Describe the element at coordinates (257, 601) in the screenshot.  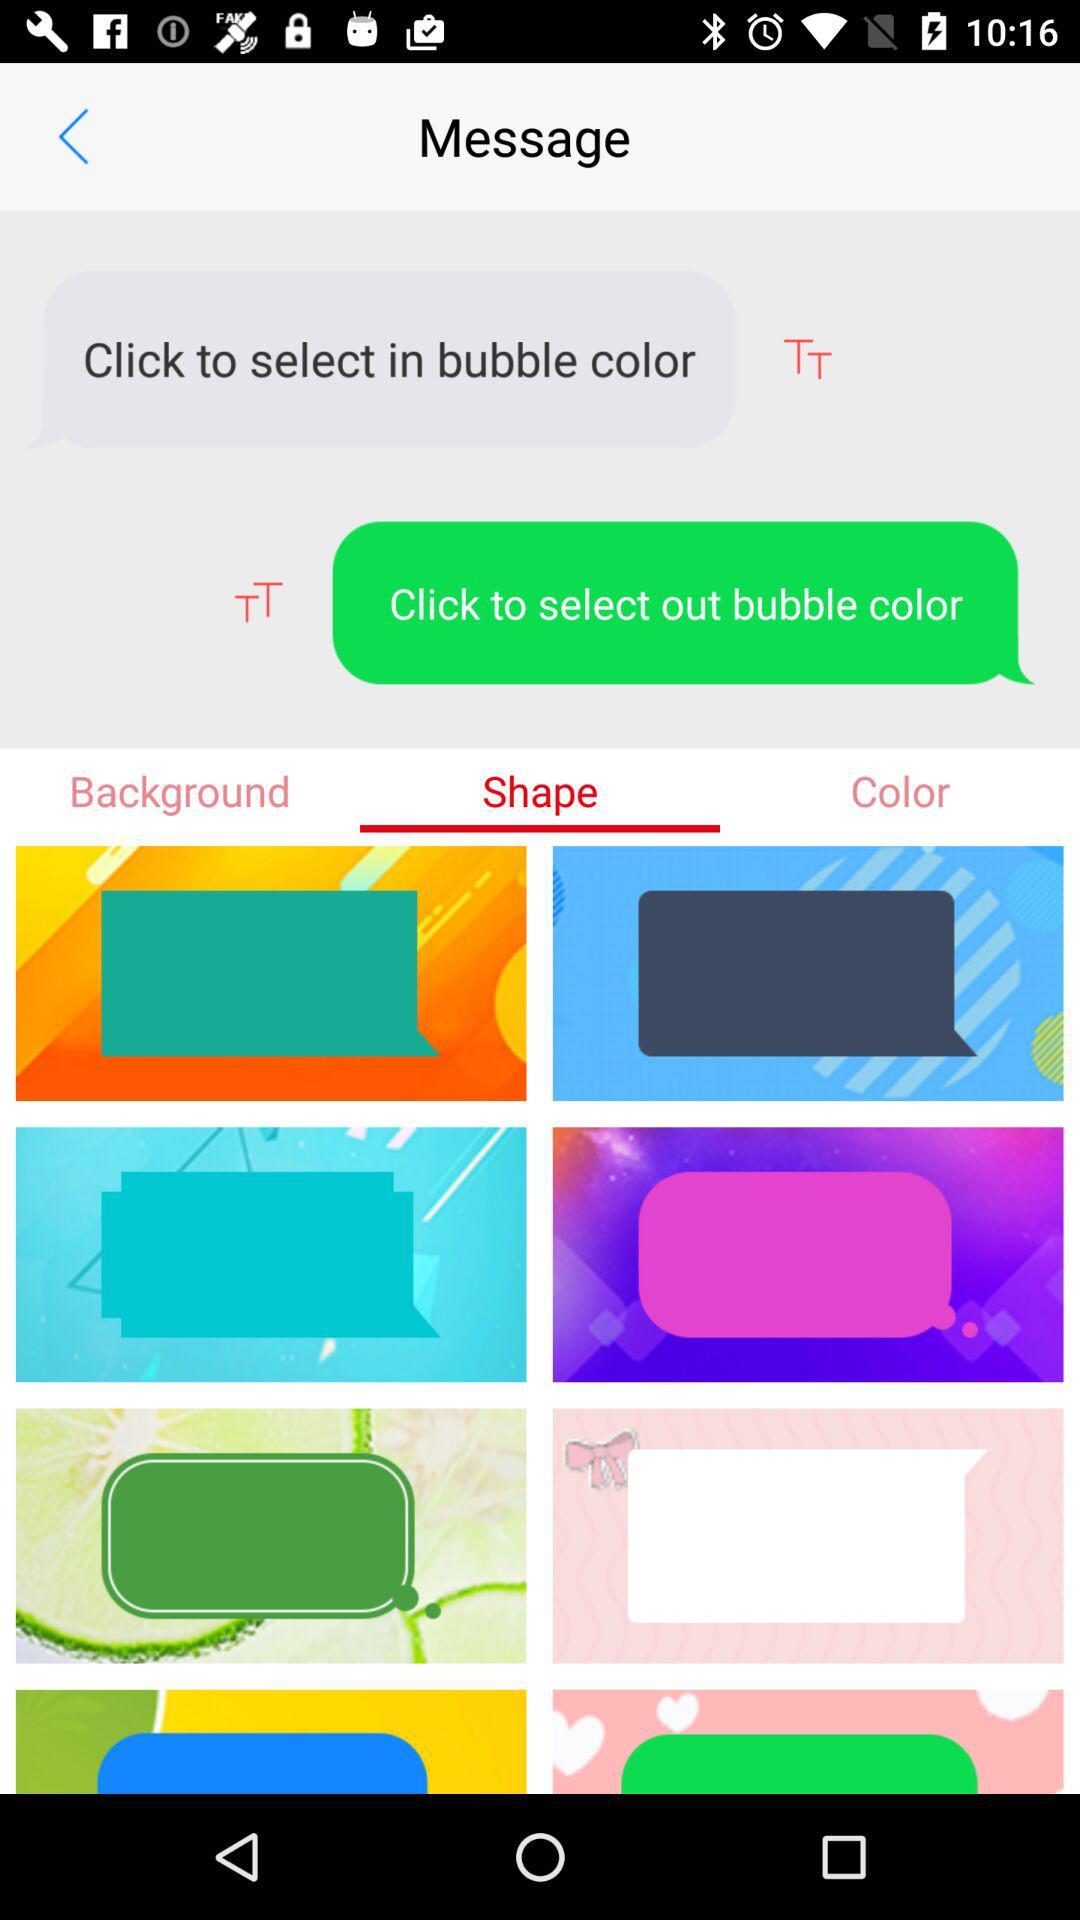
I see `the font icon` at that location.